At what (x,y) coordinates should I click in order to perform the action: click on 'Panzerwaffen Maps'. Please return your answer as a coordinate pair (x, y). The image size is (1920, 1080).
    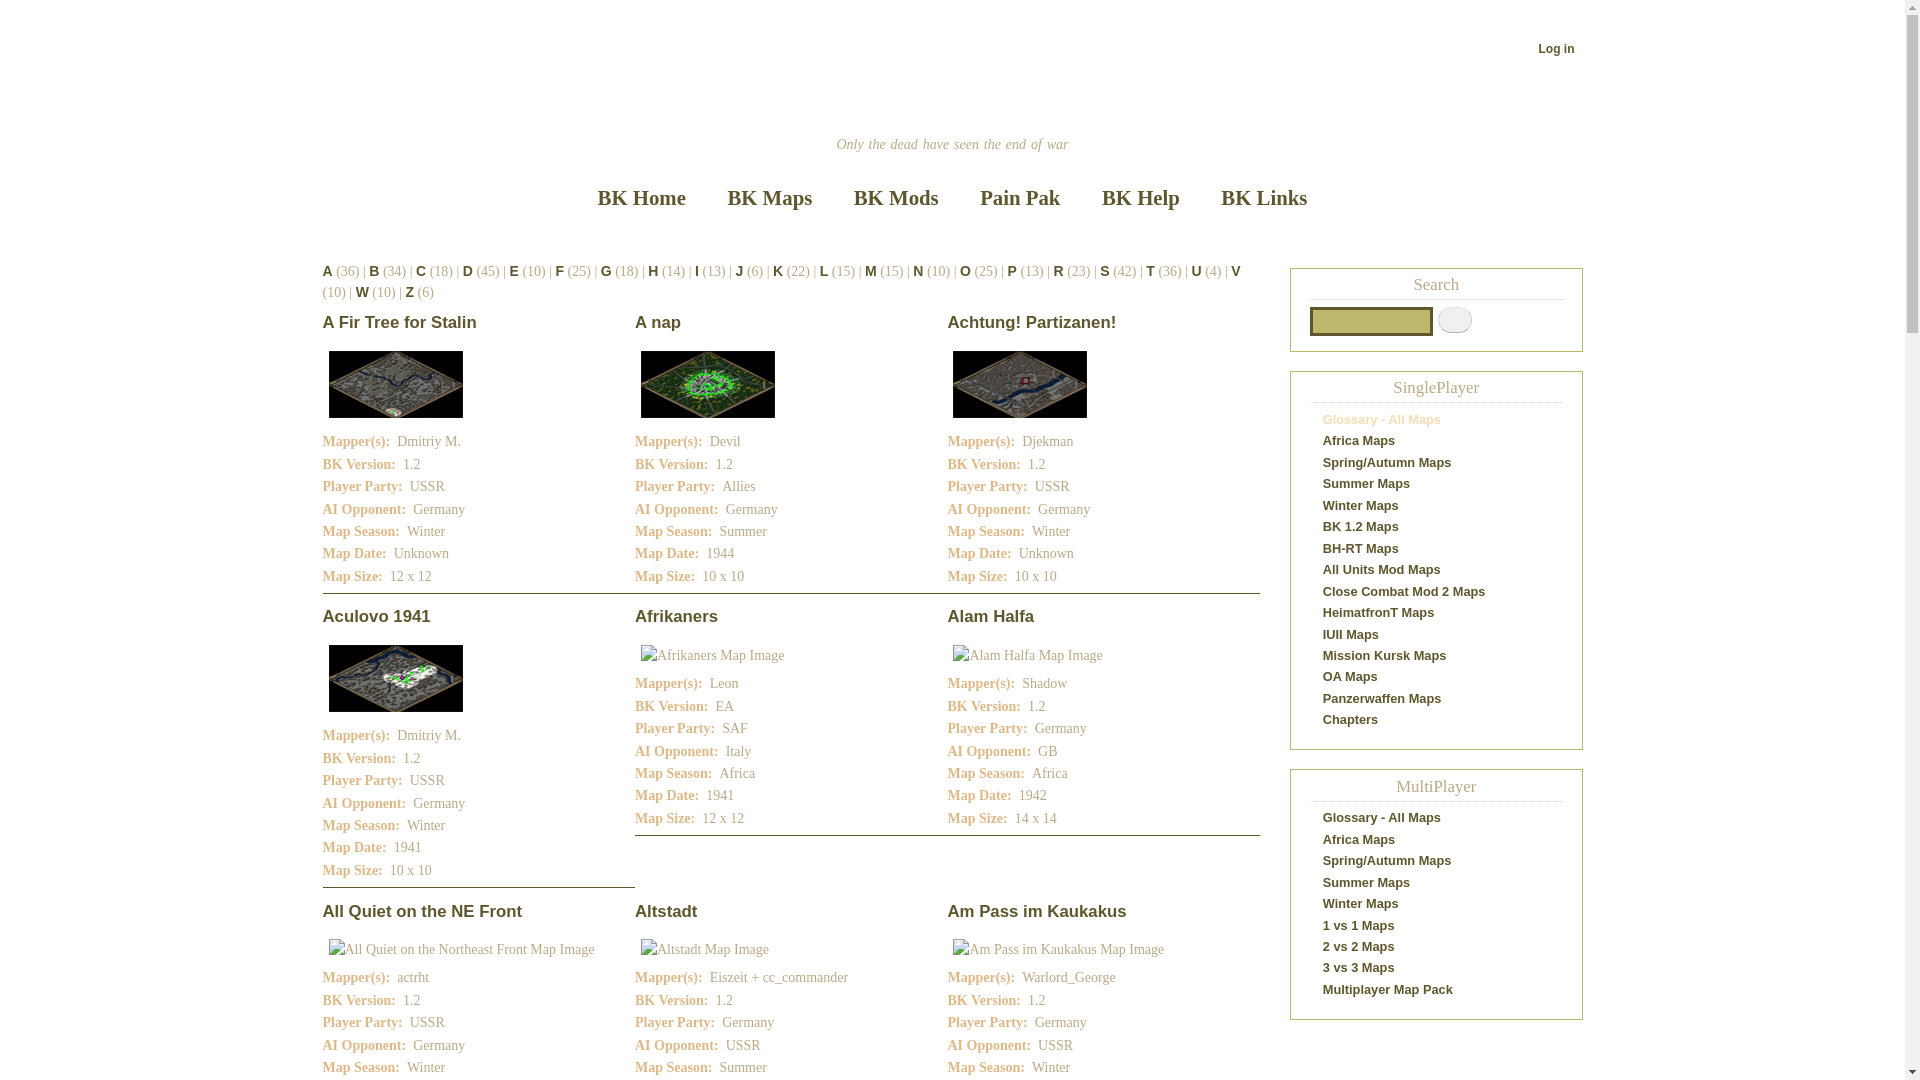
    Looking at the image, I should click on (1381, 697).